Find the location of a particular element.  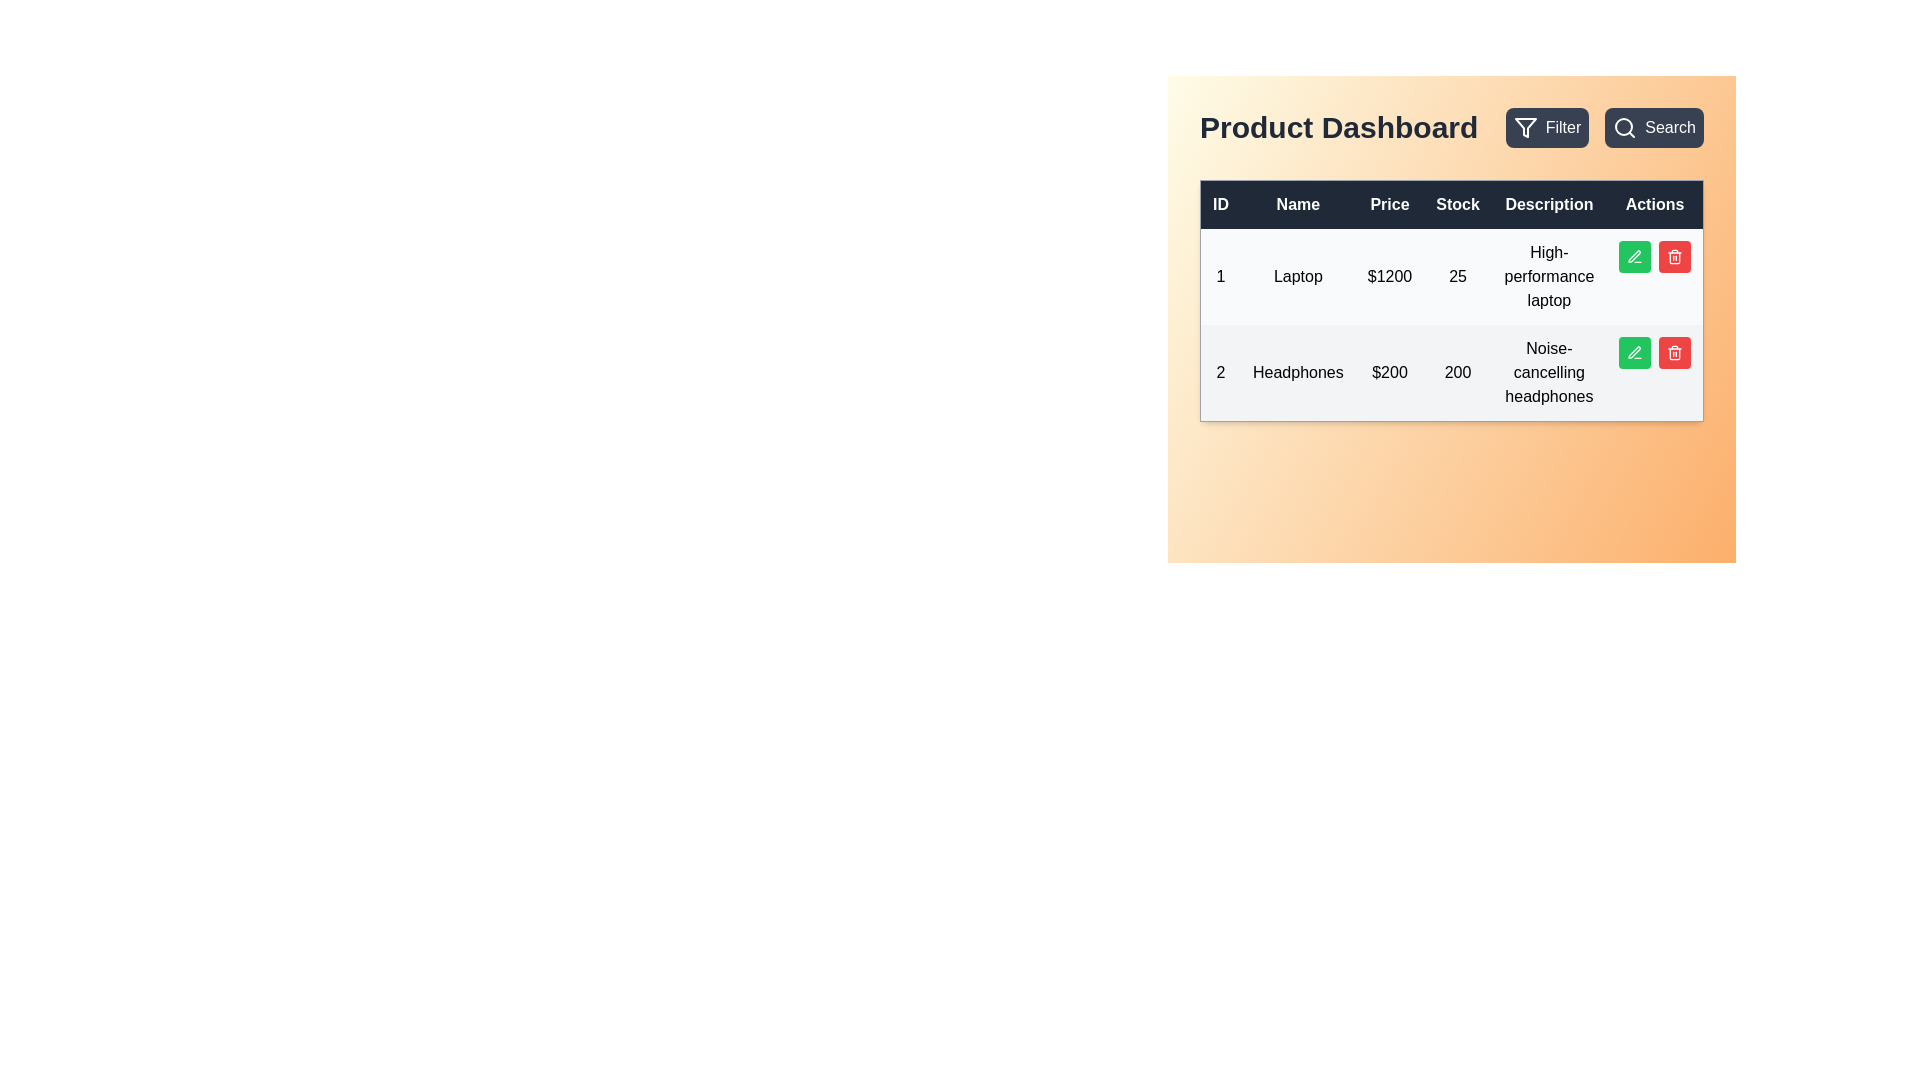

the filter button located in the top-right corner of the interface, immediately to the left of the 'Search' button, to apply a filter operation is located at coordinates (1546, 127).